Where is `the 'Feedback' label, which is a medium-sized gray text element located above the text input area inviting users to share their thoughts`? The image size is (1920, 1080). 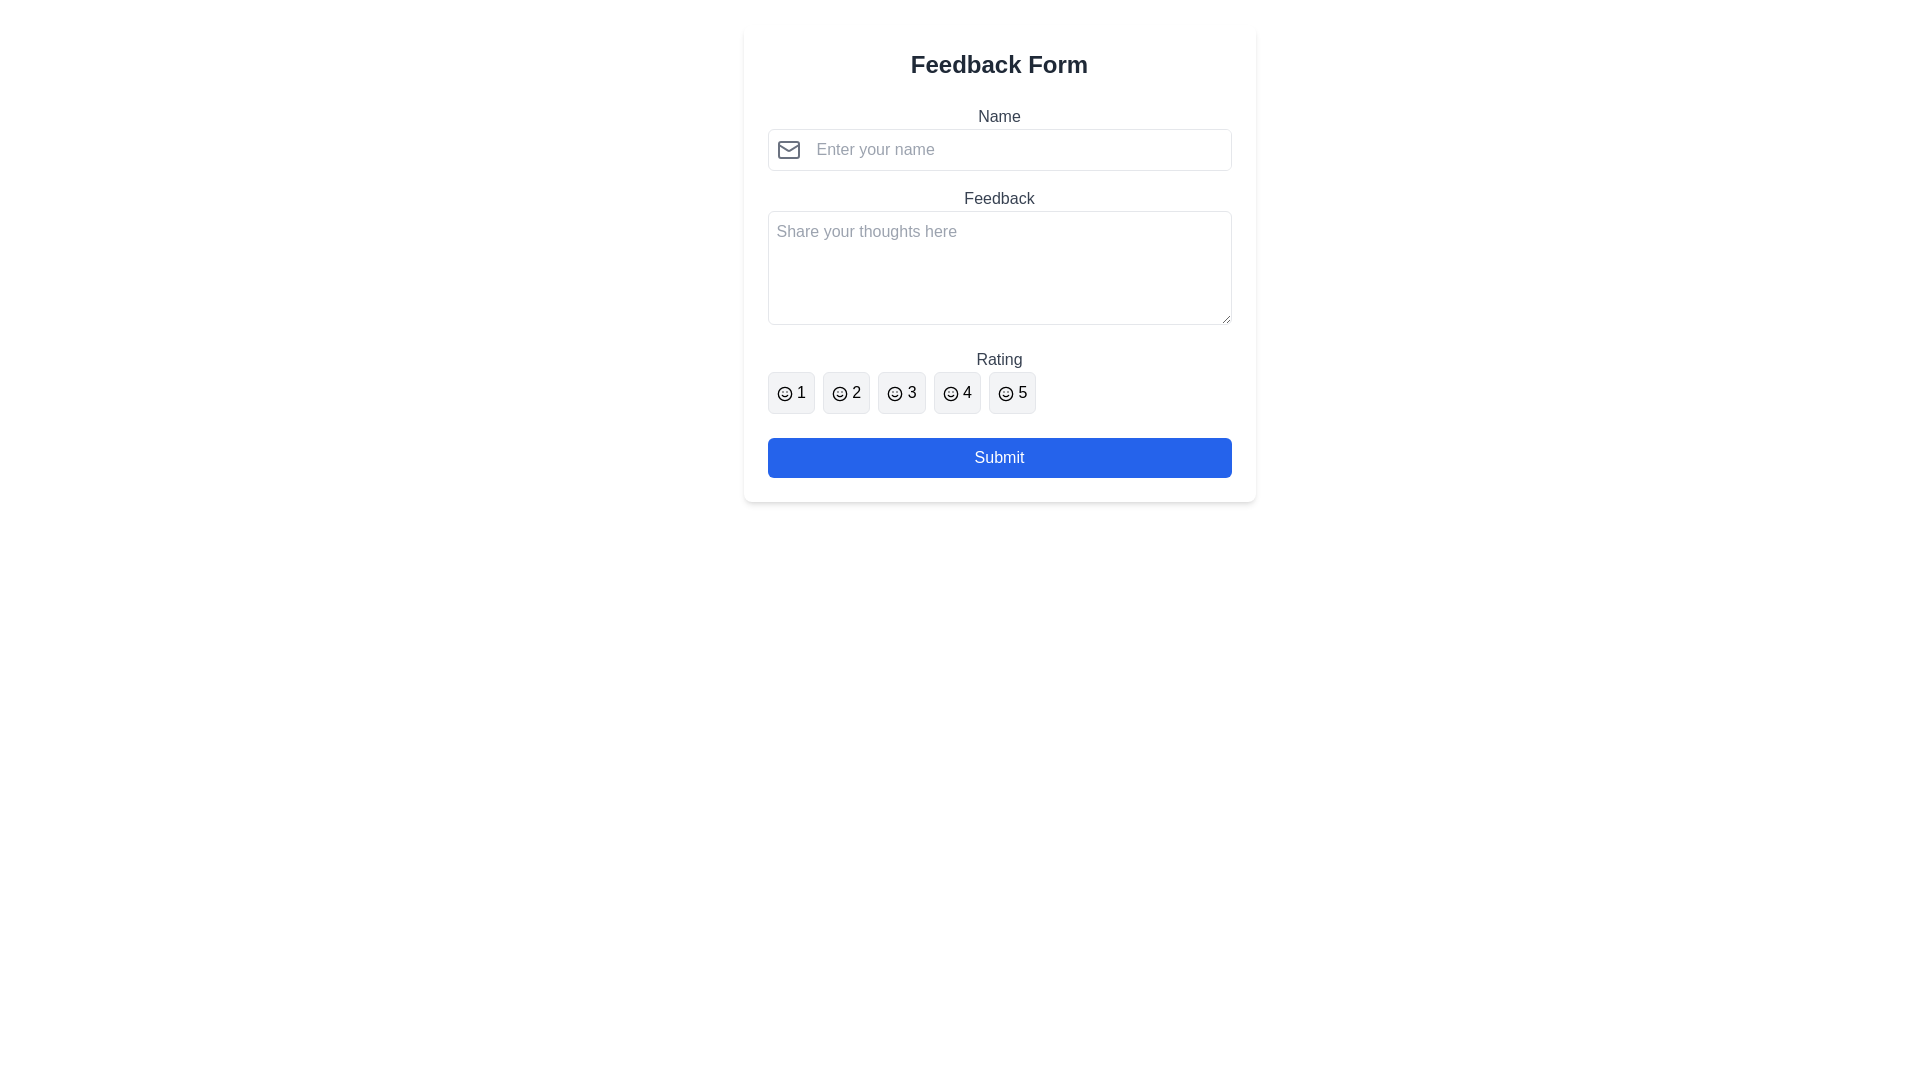
the 'Feedback' label, which is a medium-sized gray text element located above the text input area inviting users to share their thoughts is located at coordinates (999, 199).